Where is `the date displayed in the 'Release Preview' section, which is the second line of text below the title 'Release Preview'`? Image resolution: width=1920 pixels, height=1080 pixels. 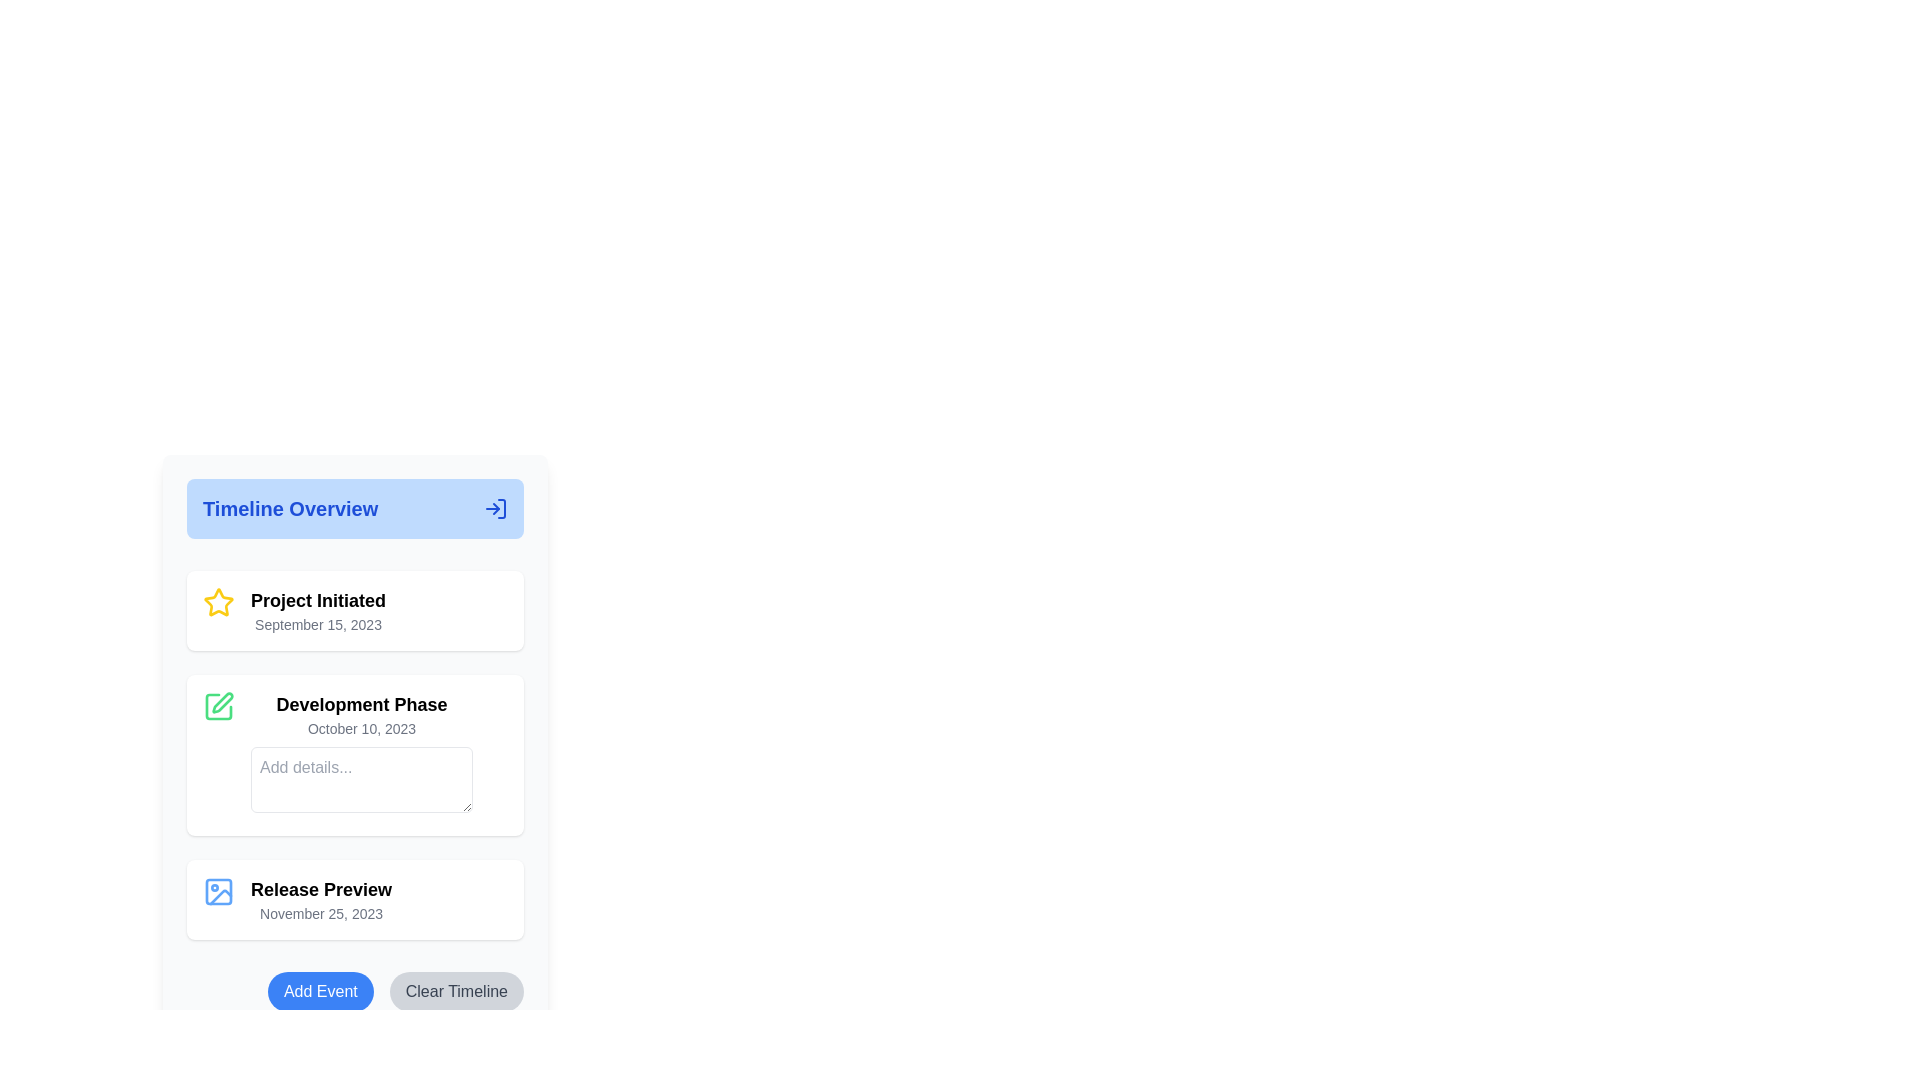
the date displayed in the 'Release Preview' section, which is the second line of text below the title 'Release Preview' is located at coordinates (321, 914).